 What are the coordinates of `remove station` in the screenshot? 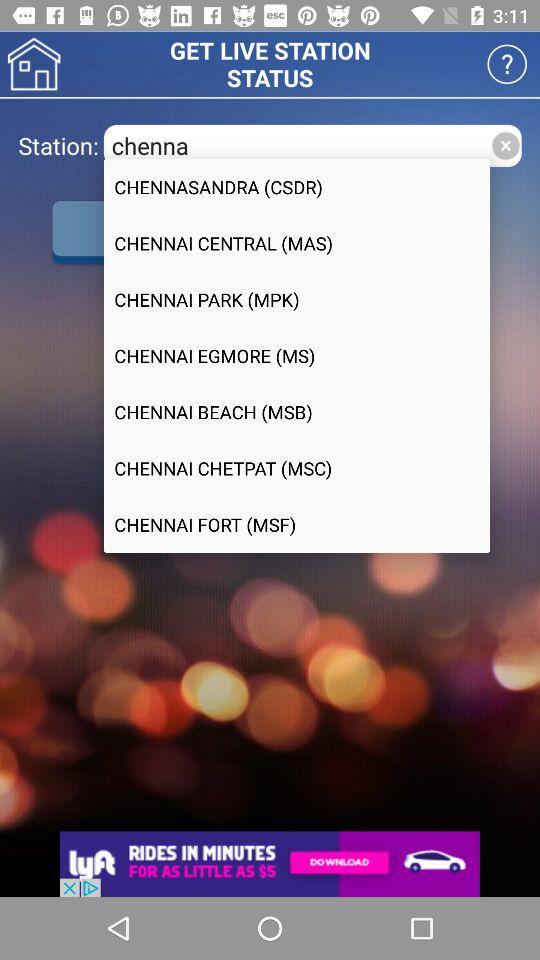 It's located at (504, 144).